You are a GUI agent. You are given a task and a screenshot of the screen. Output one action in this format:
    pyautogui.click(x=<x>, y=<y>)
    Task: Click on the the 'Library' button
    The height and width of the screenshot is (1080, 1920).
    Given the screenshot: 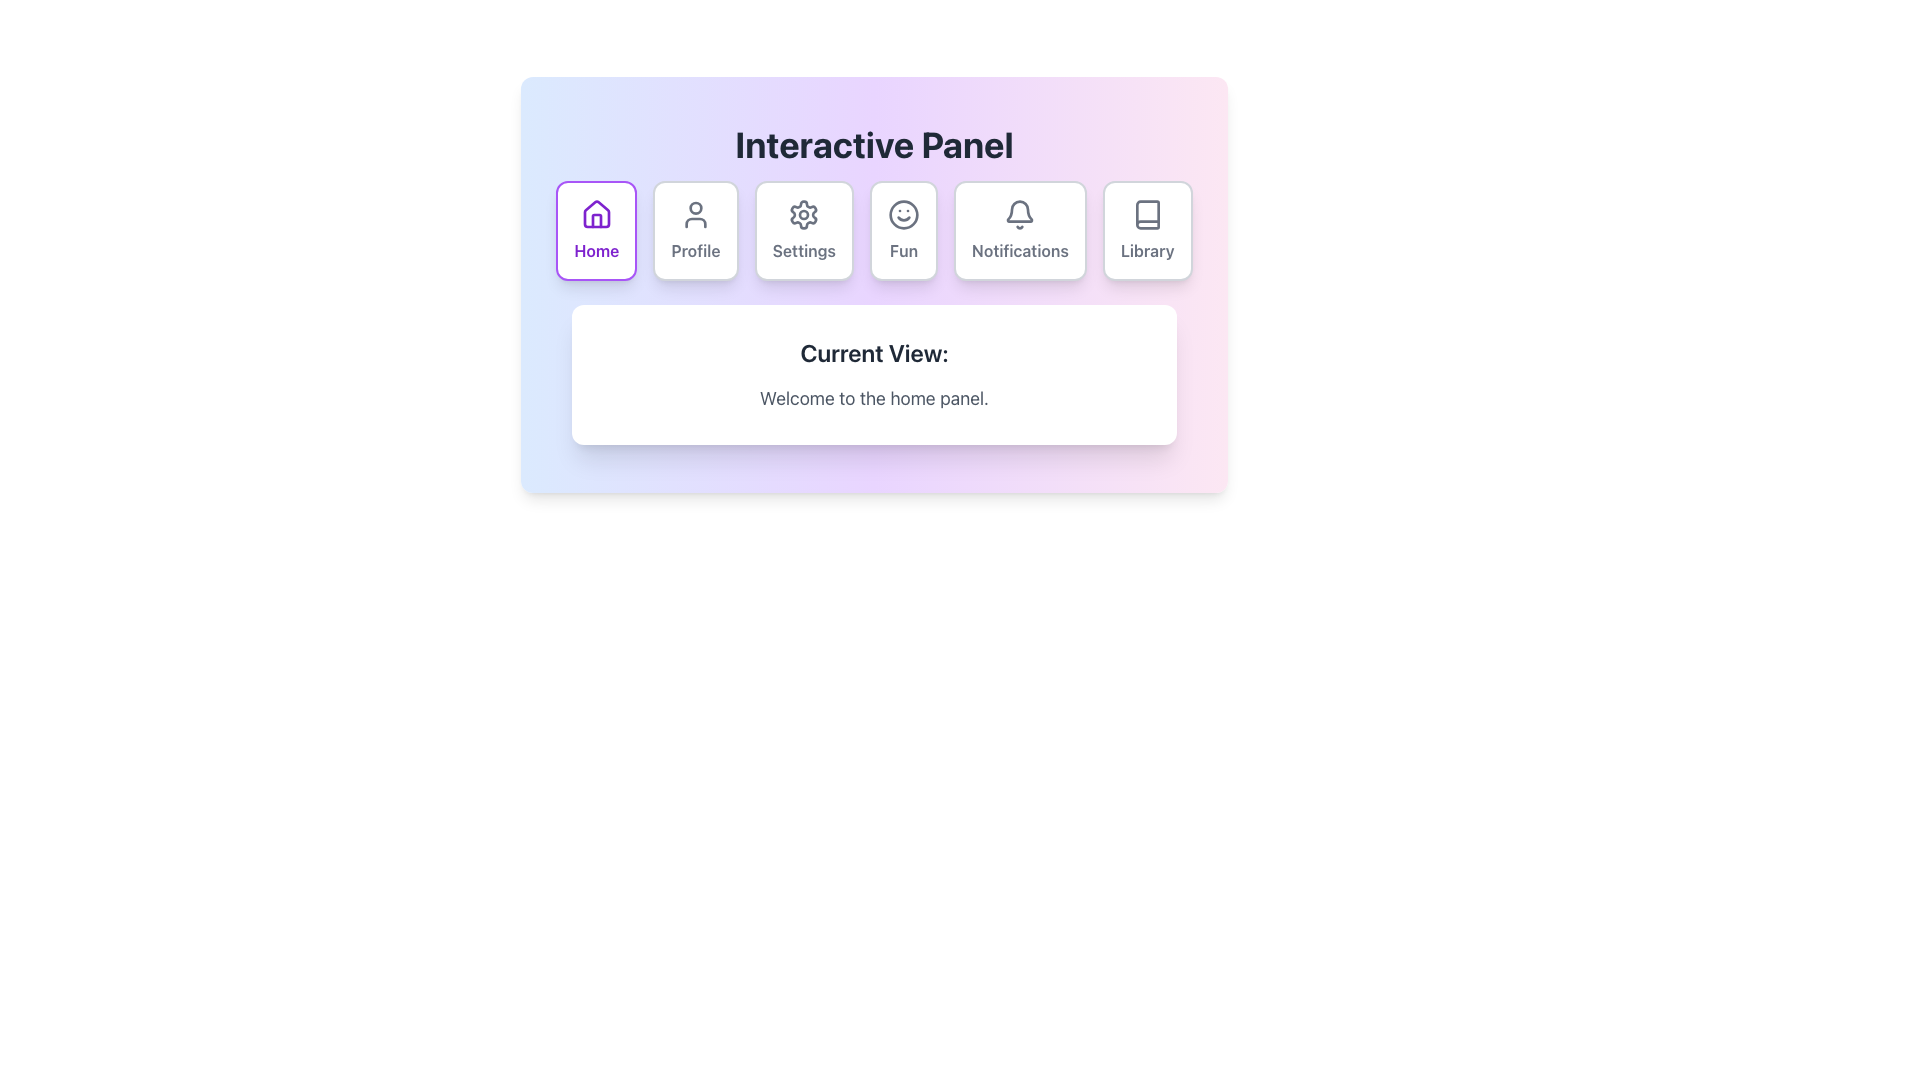 What is the action you would take?
    pyautogui.click(x=1147, y=230)
    